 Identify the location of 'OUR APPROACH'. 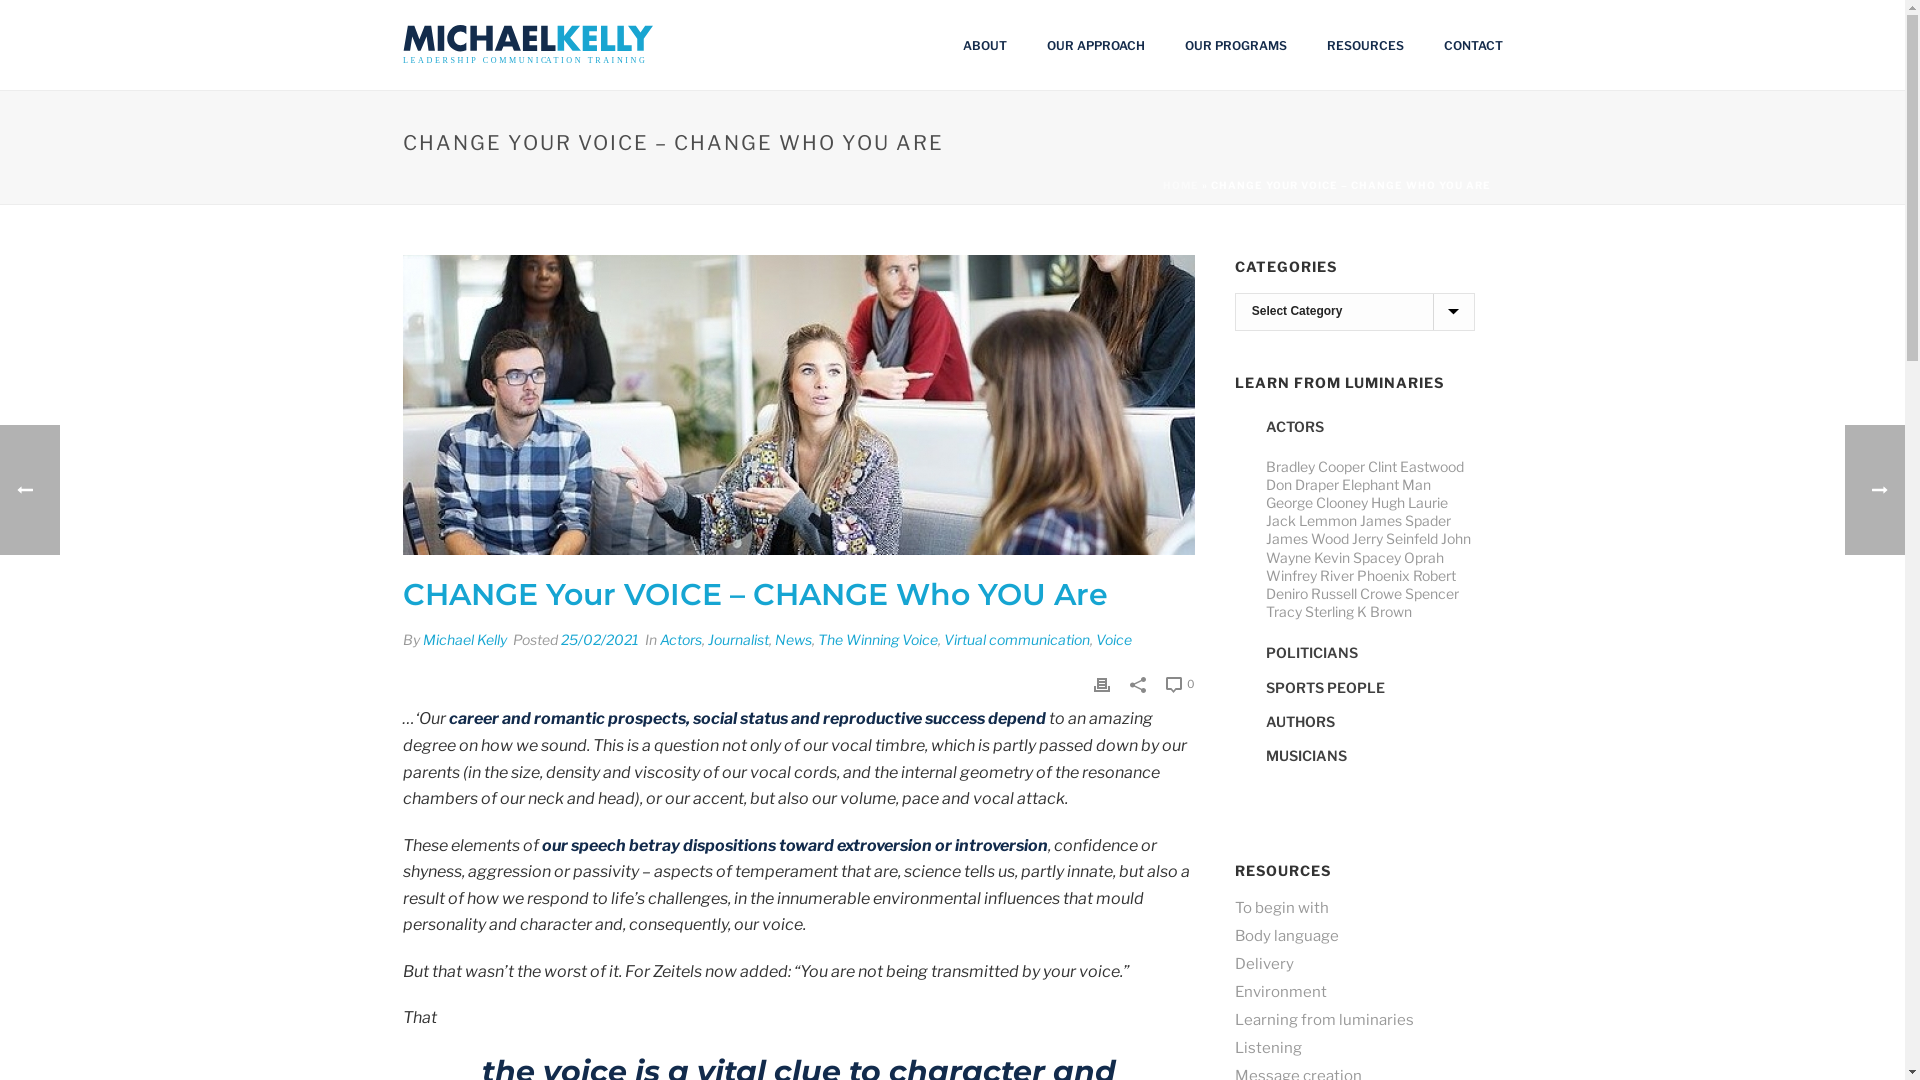
(1093, 45).